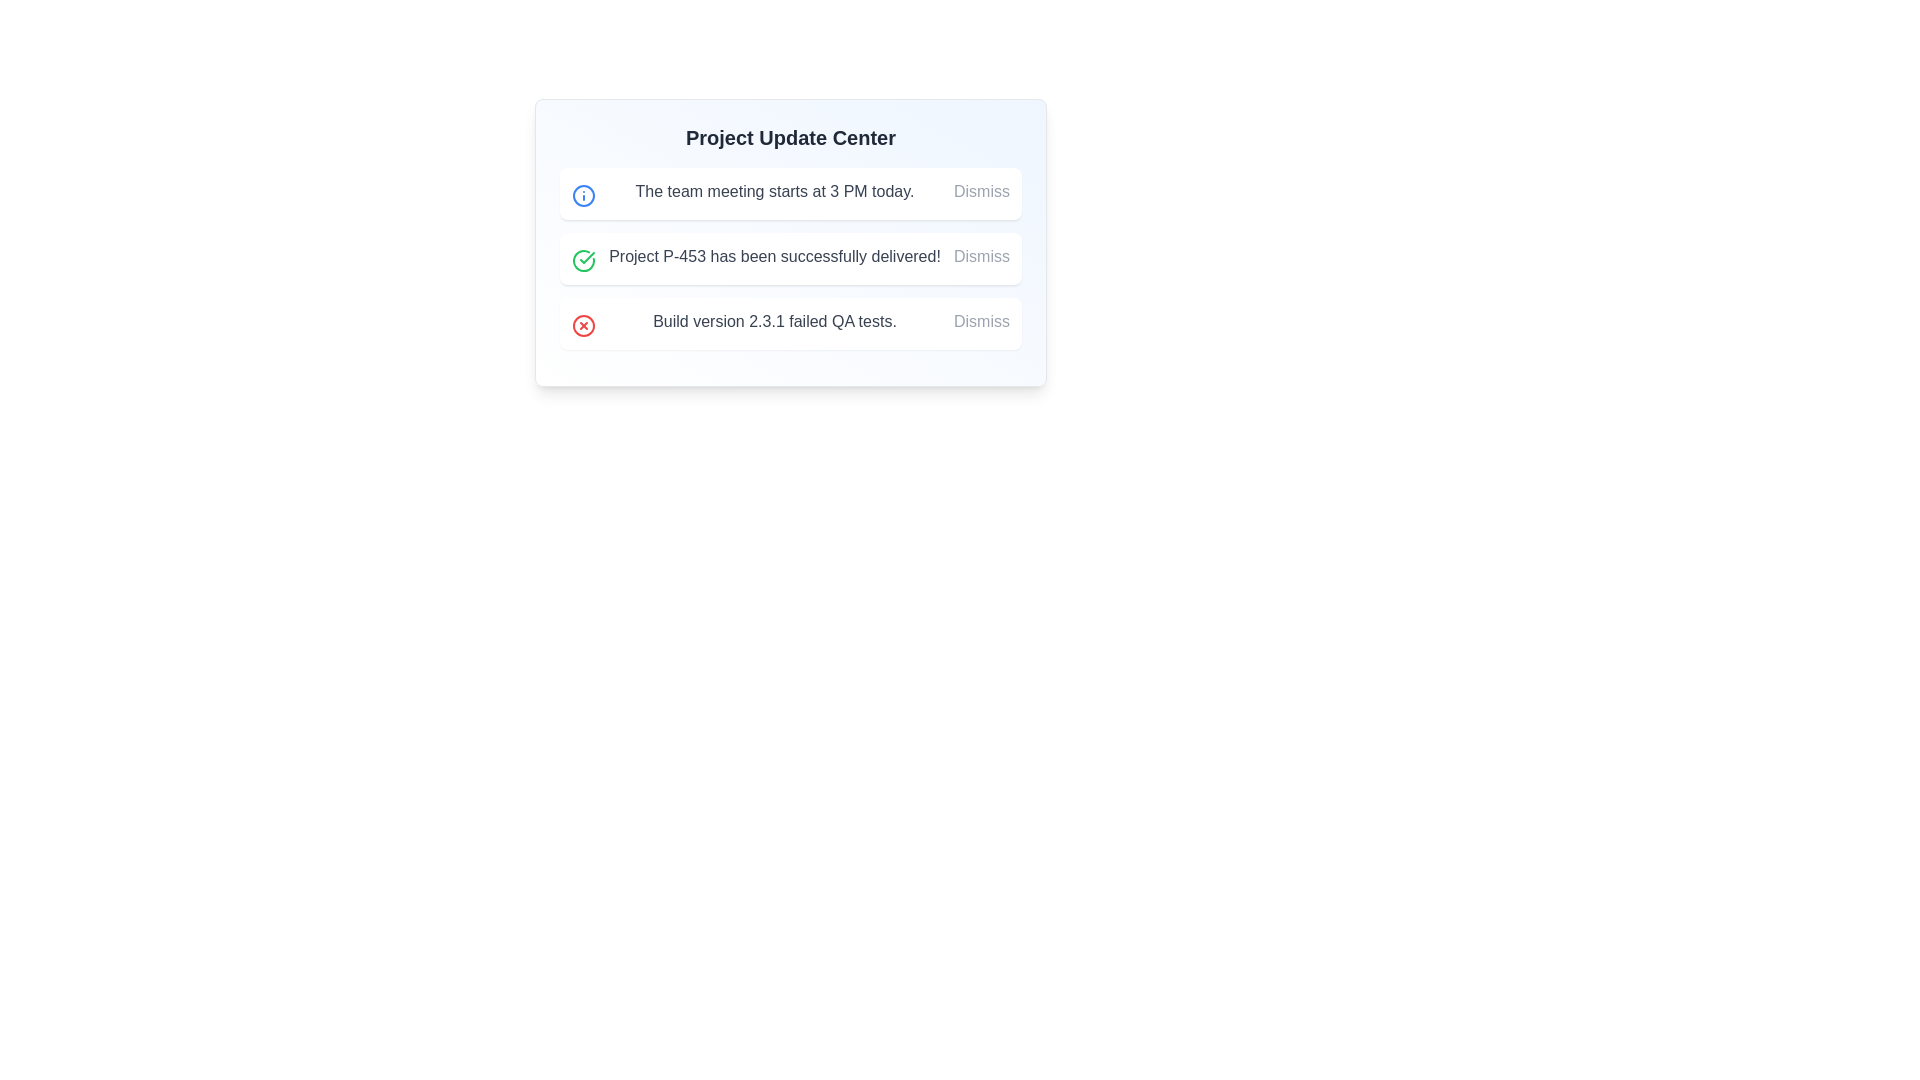  What do you see at coordinates (982, 256) in the screenshot?
I see `the dismiss button located to the right of the notification message 'Project P-453 has been successfully delivered!'` at bounding box center [982, 256].